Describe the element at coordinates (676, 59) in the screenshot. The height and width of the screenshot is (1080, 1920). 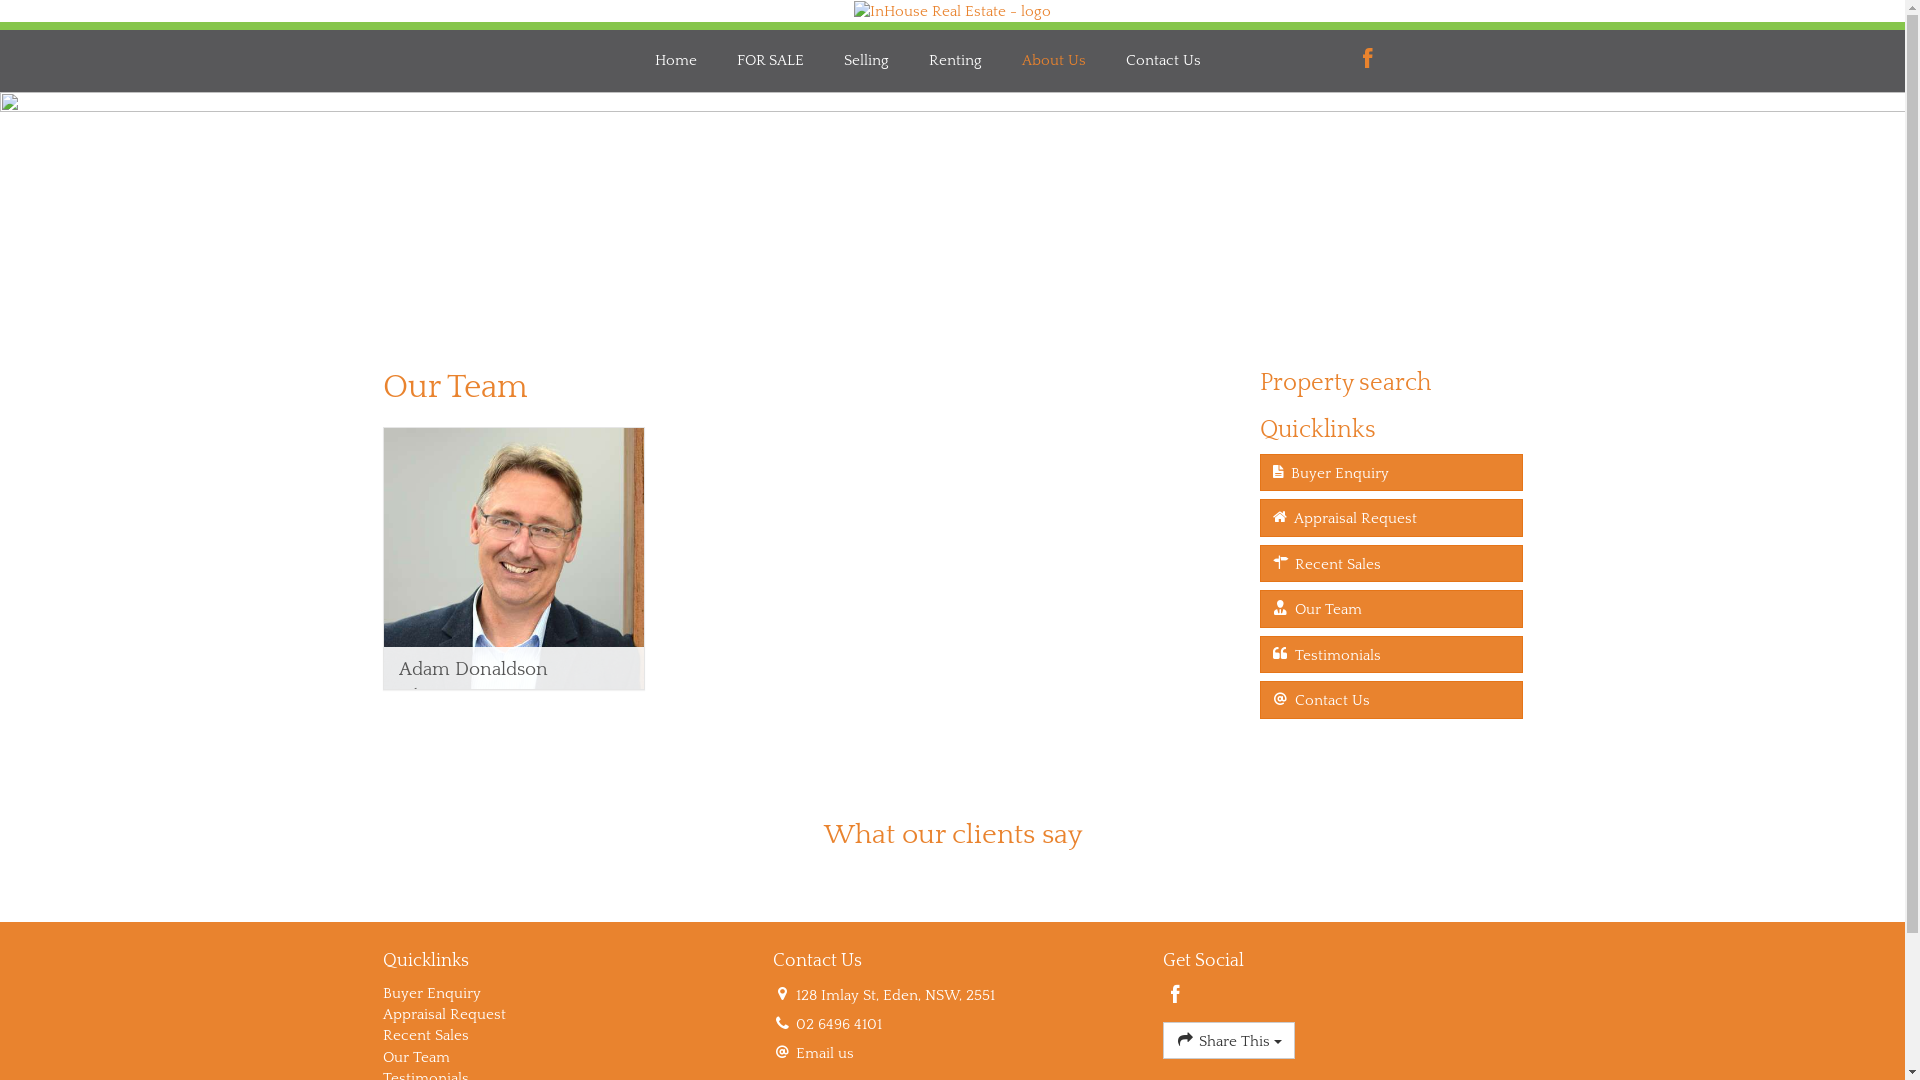
I see `'Home'` at that location.